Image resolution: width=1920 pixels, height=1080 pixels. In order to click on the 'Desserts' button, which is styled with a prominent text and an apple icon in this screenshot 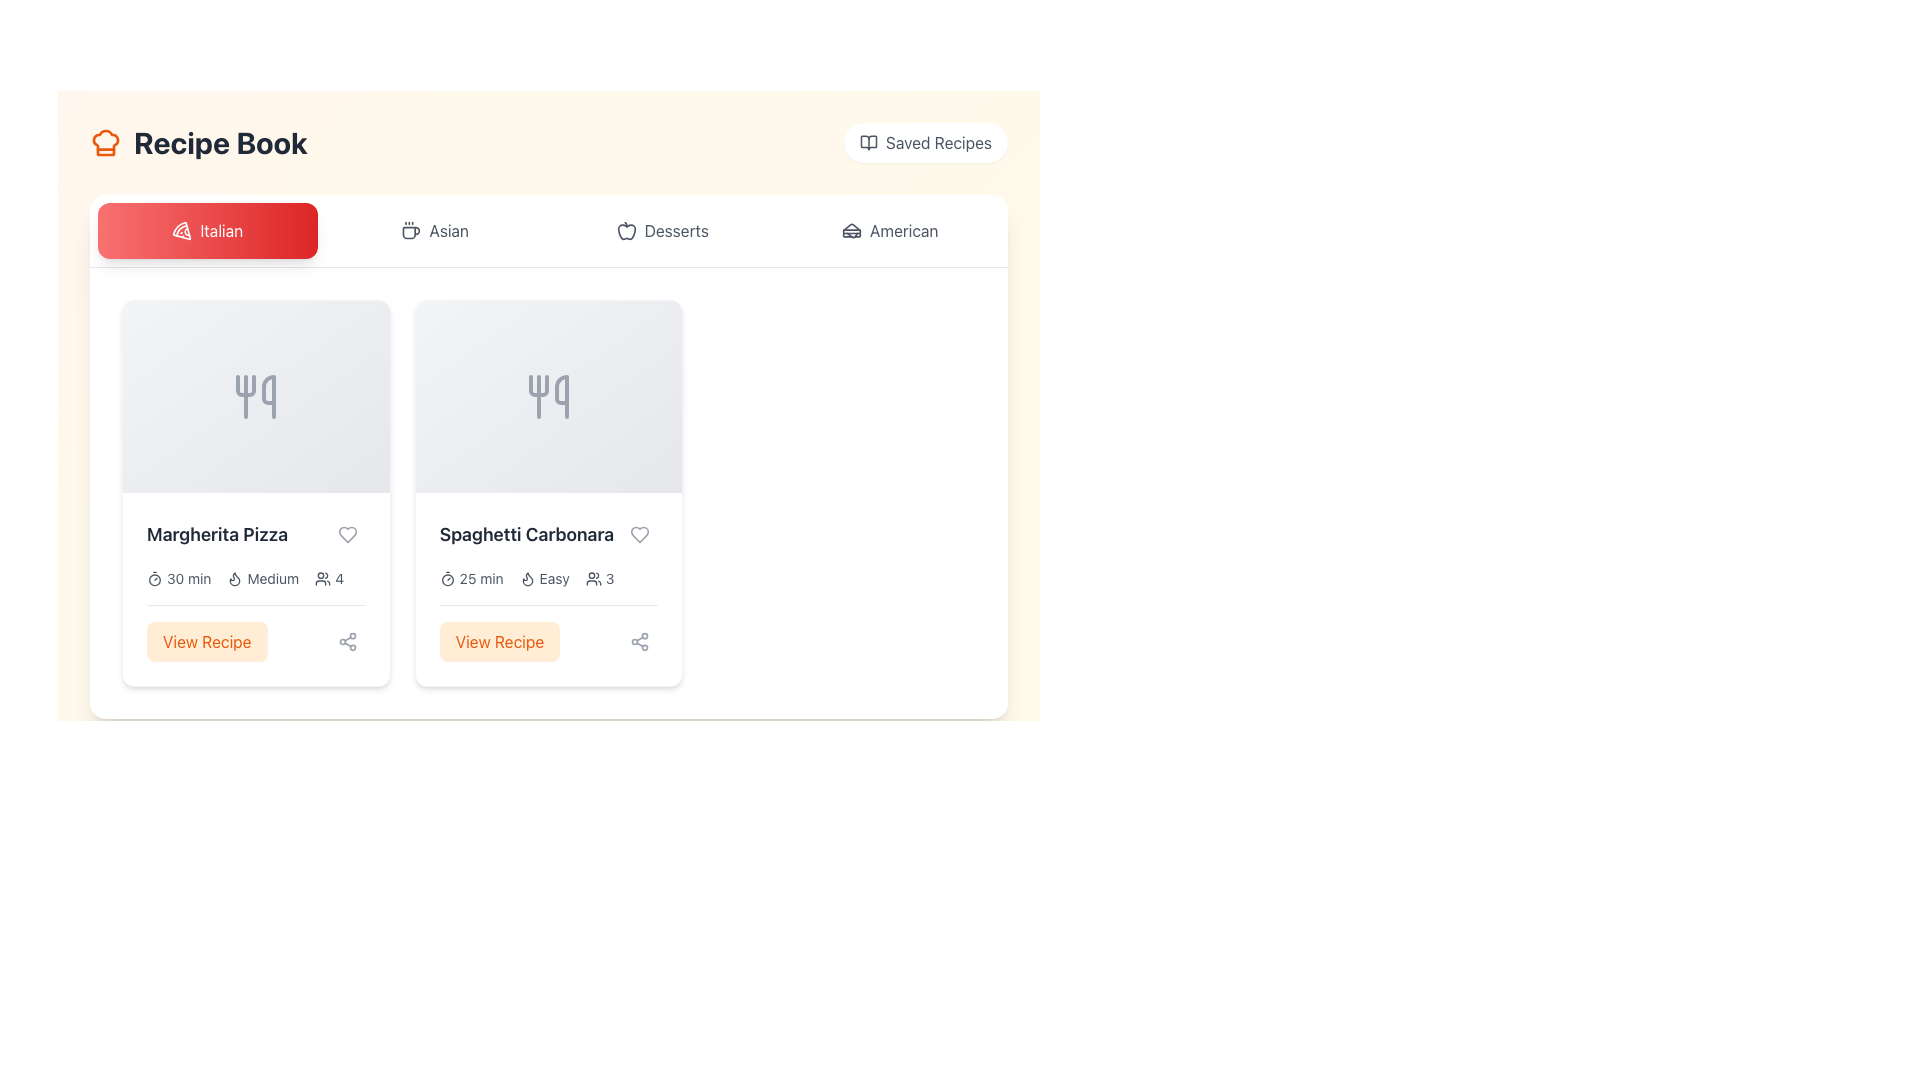, I will do `click(662, 230)`.